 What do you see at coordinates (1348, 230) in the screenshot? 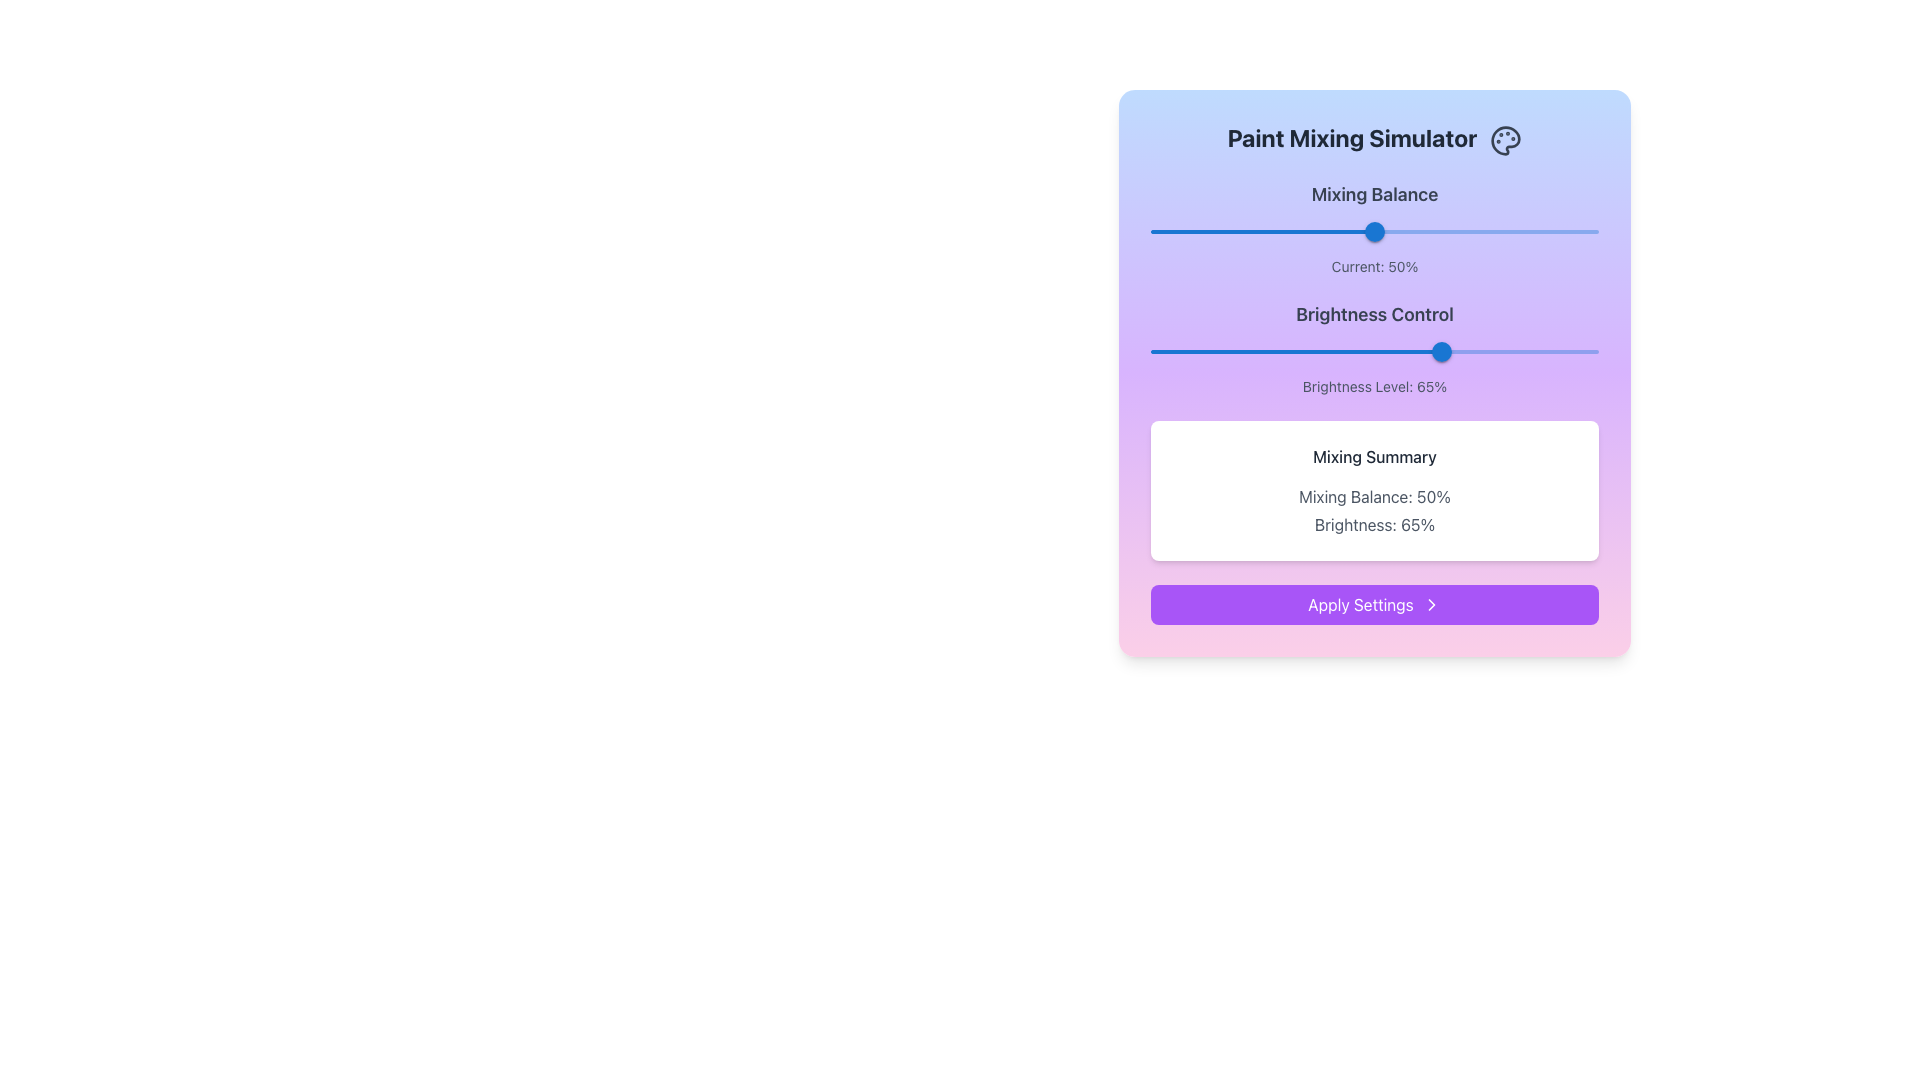
I see `Mixing Balance` at bounding box center [1348, 230].